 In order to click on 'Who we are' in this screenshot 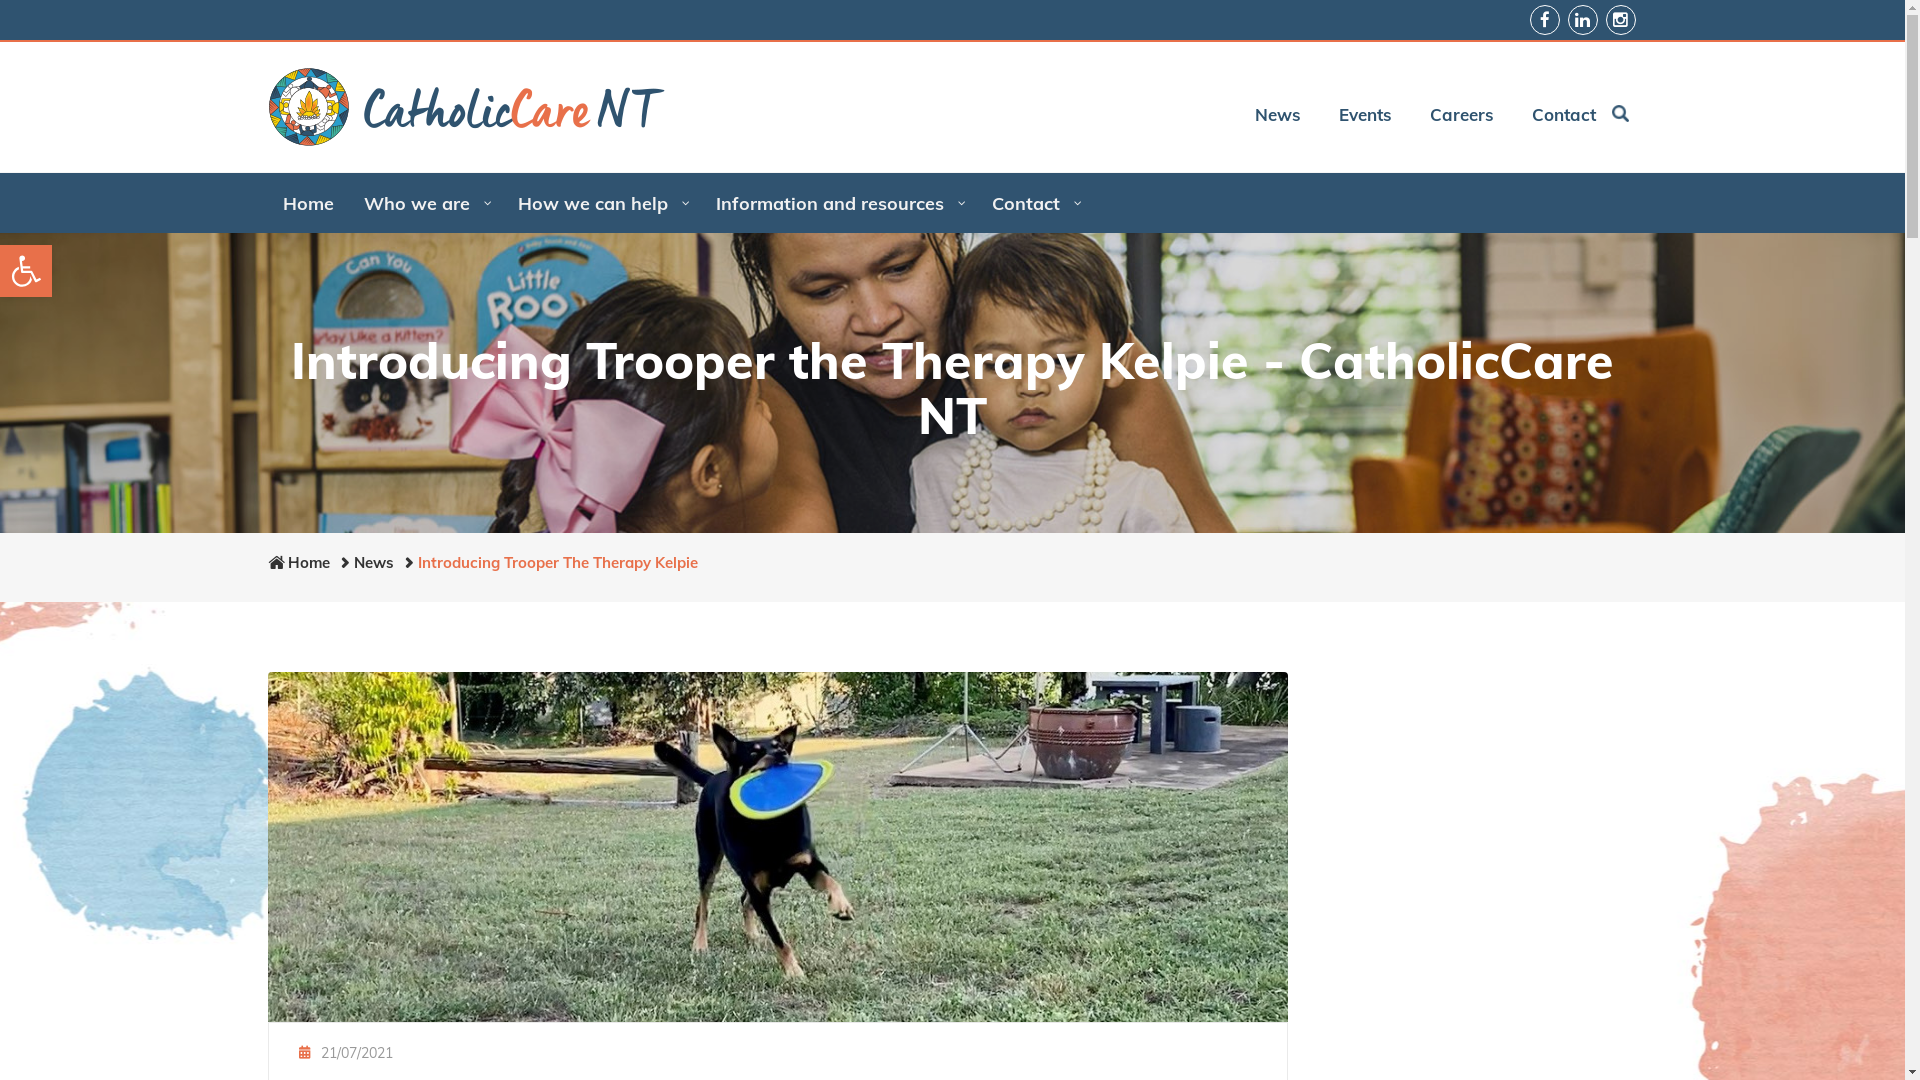, I will do `click(424, 203)`.